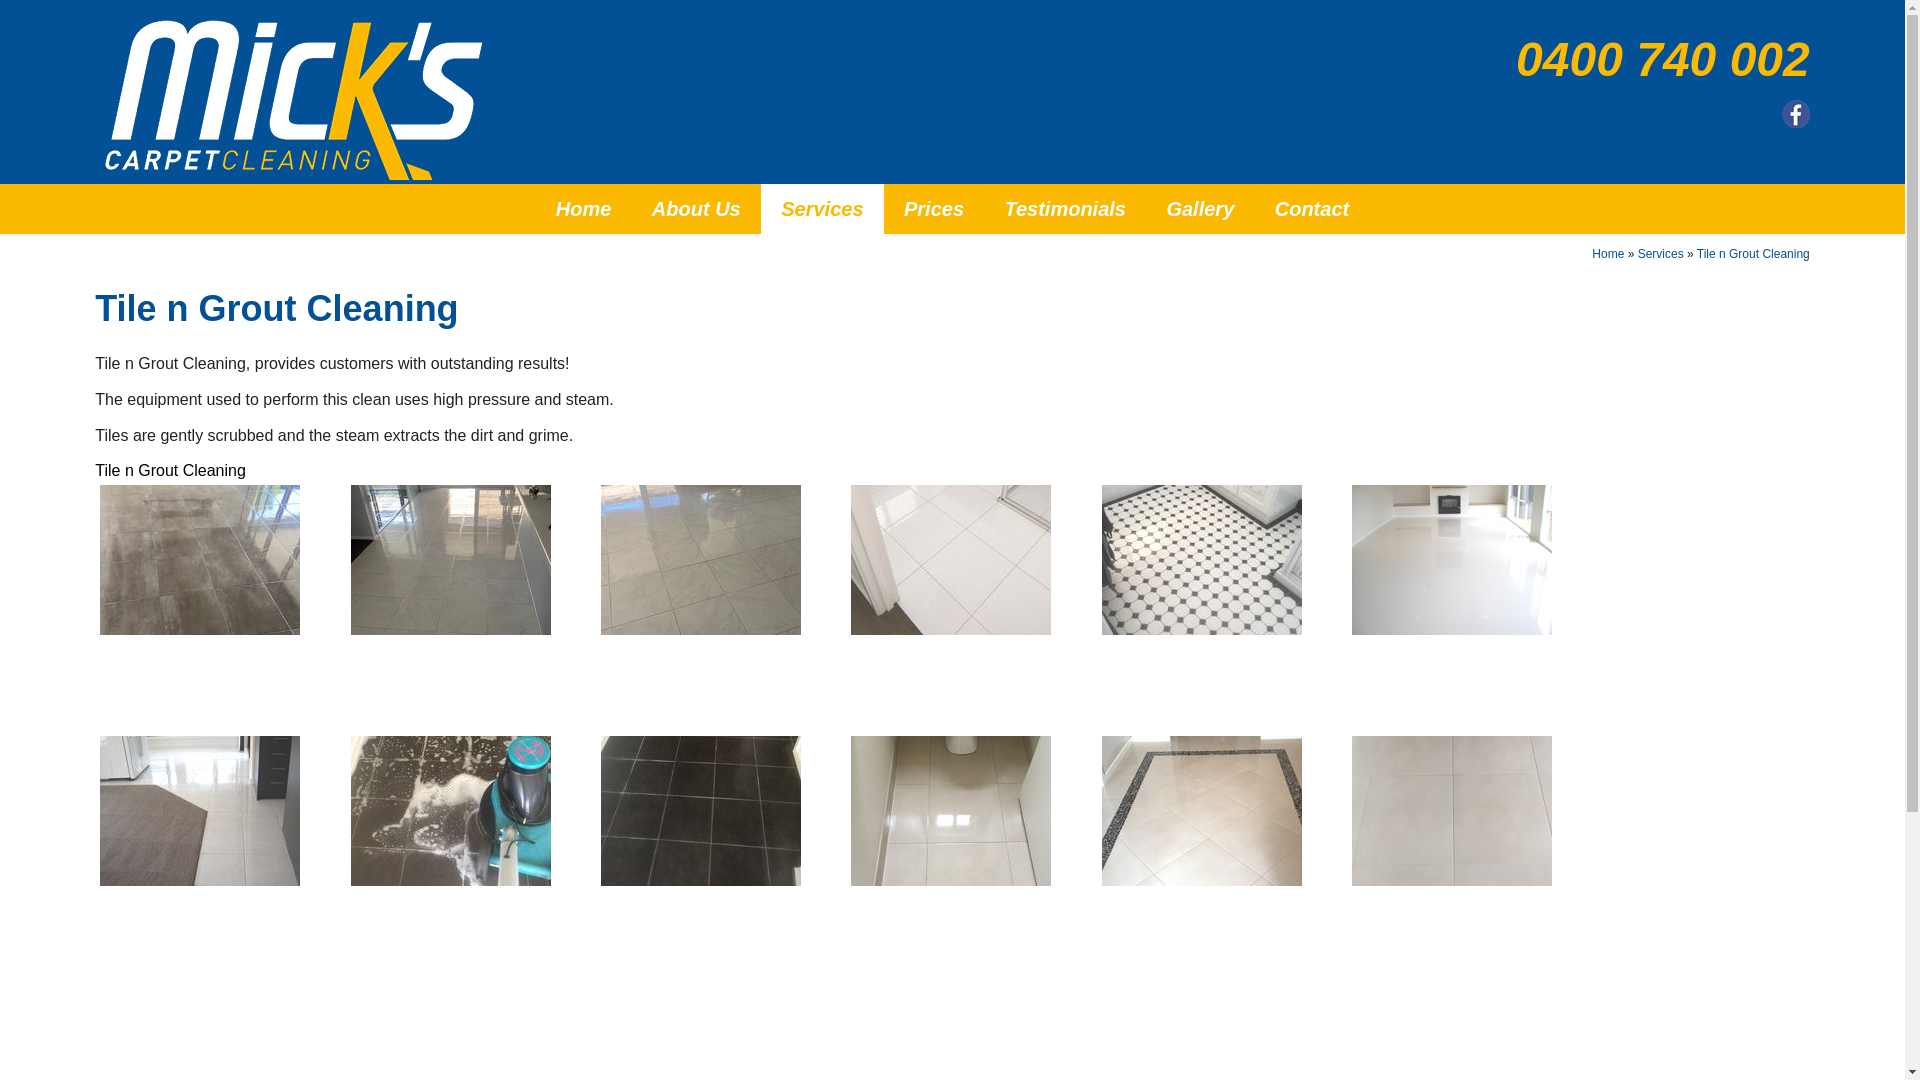 This screenshot has height=1080, width=1920. I want to click on 'Follow us on Facebook', so click(1795, 114).